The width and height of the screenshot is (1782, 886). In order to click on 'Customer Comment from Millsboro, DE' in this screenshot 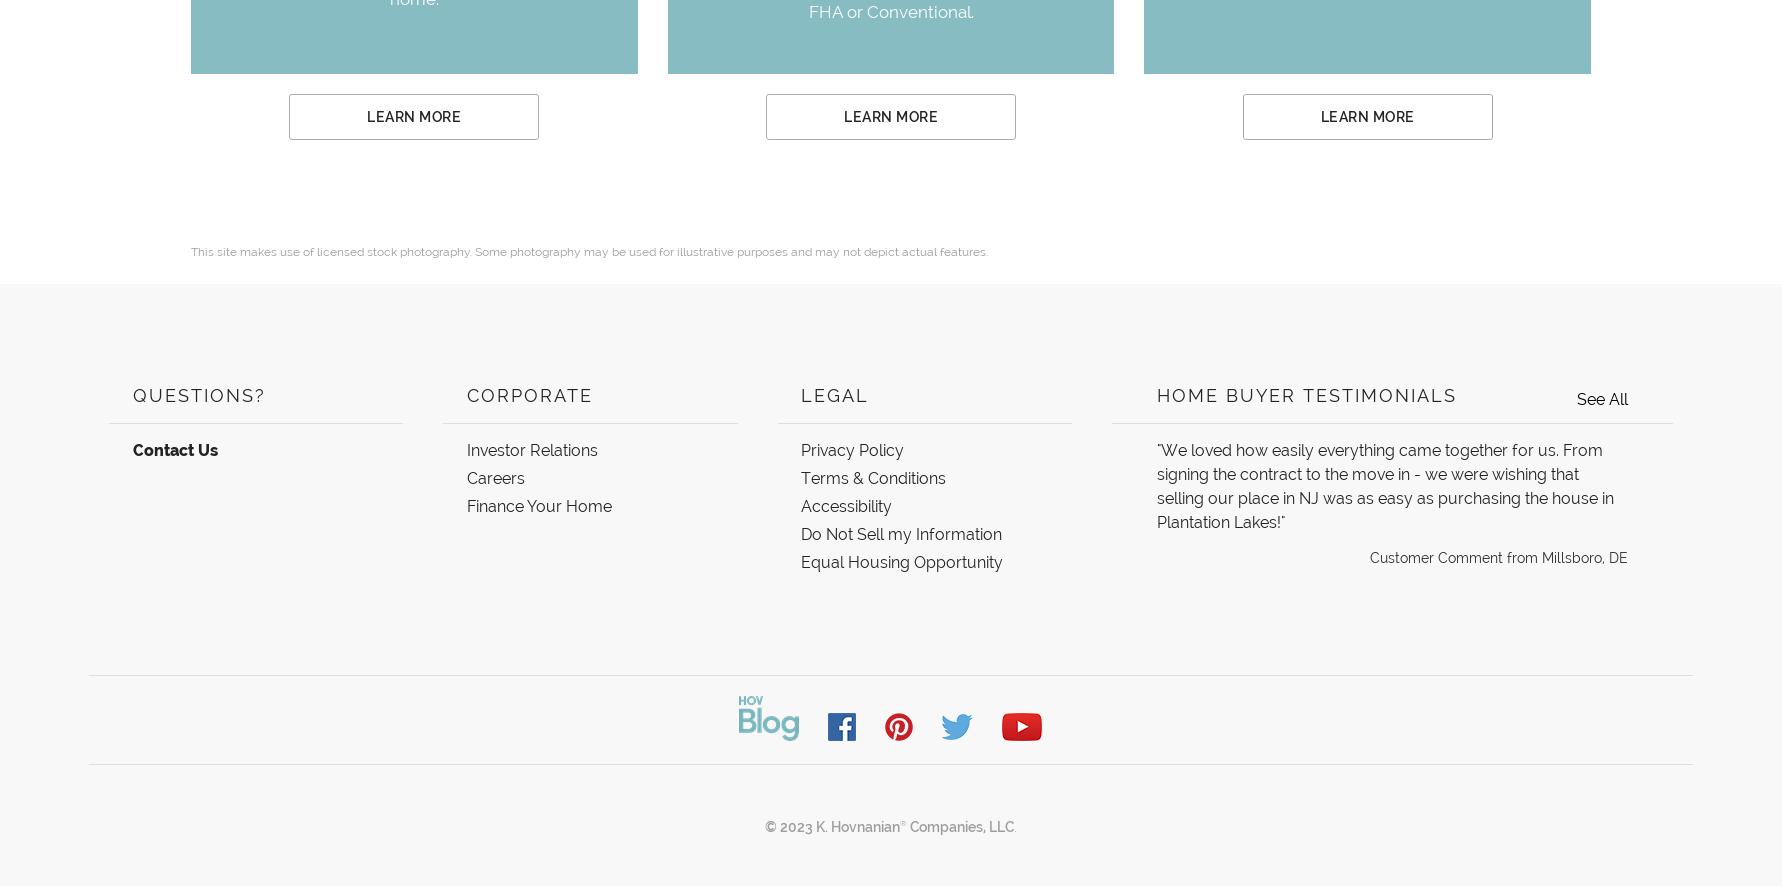, I will do `click(1369, 558)`.